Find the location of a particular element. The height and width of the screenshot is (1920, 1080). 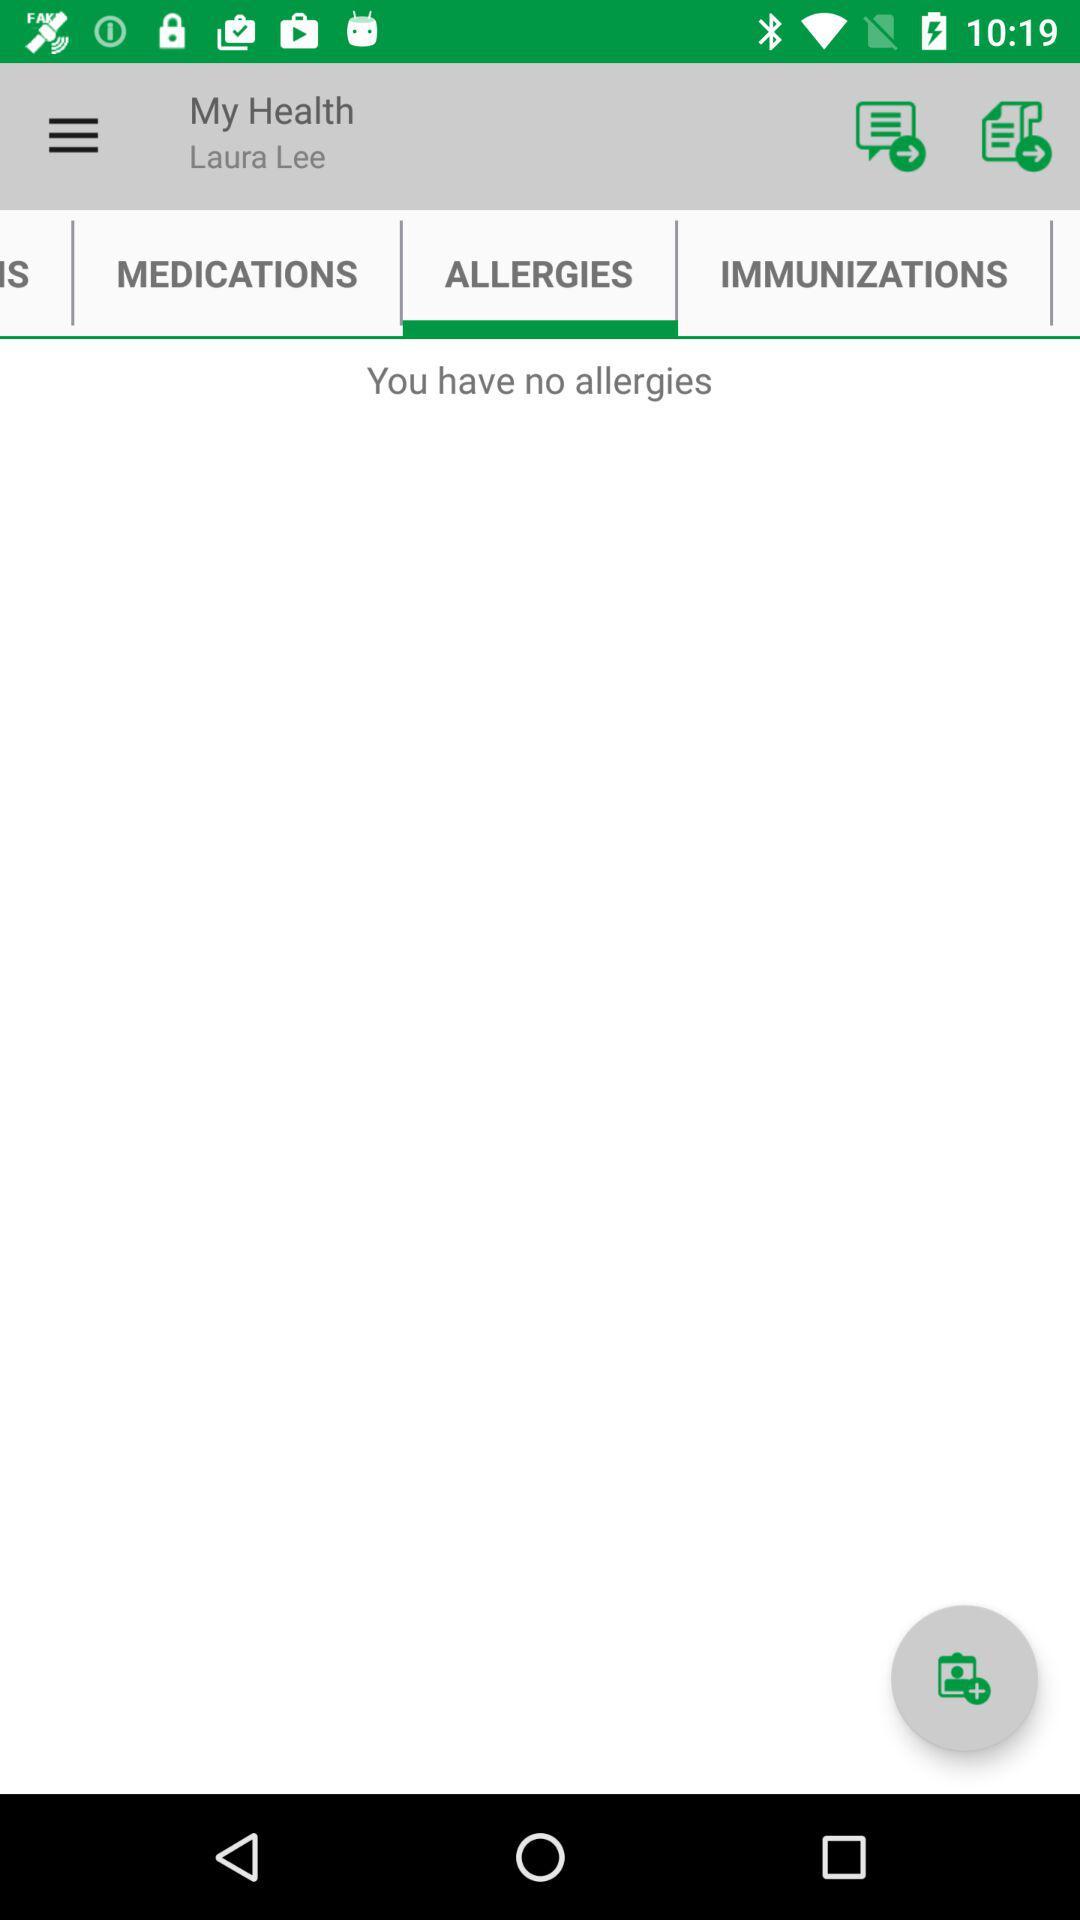

item to the left of the my health icon is located at coordinates (72, 135).